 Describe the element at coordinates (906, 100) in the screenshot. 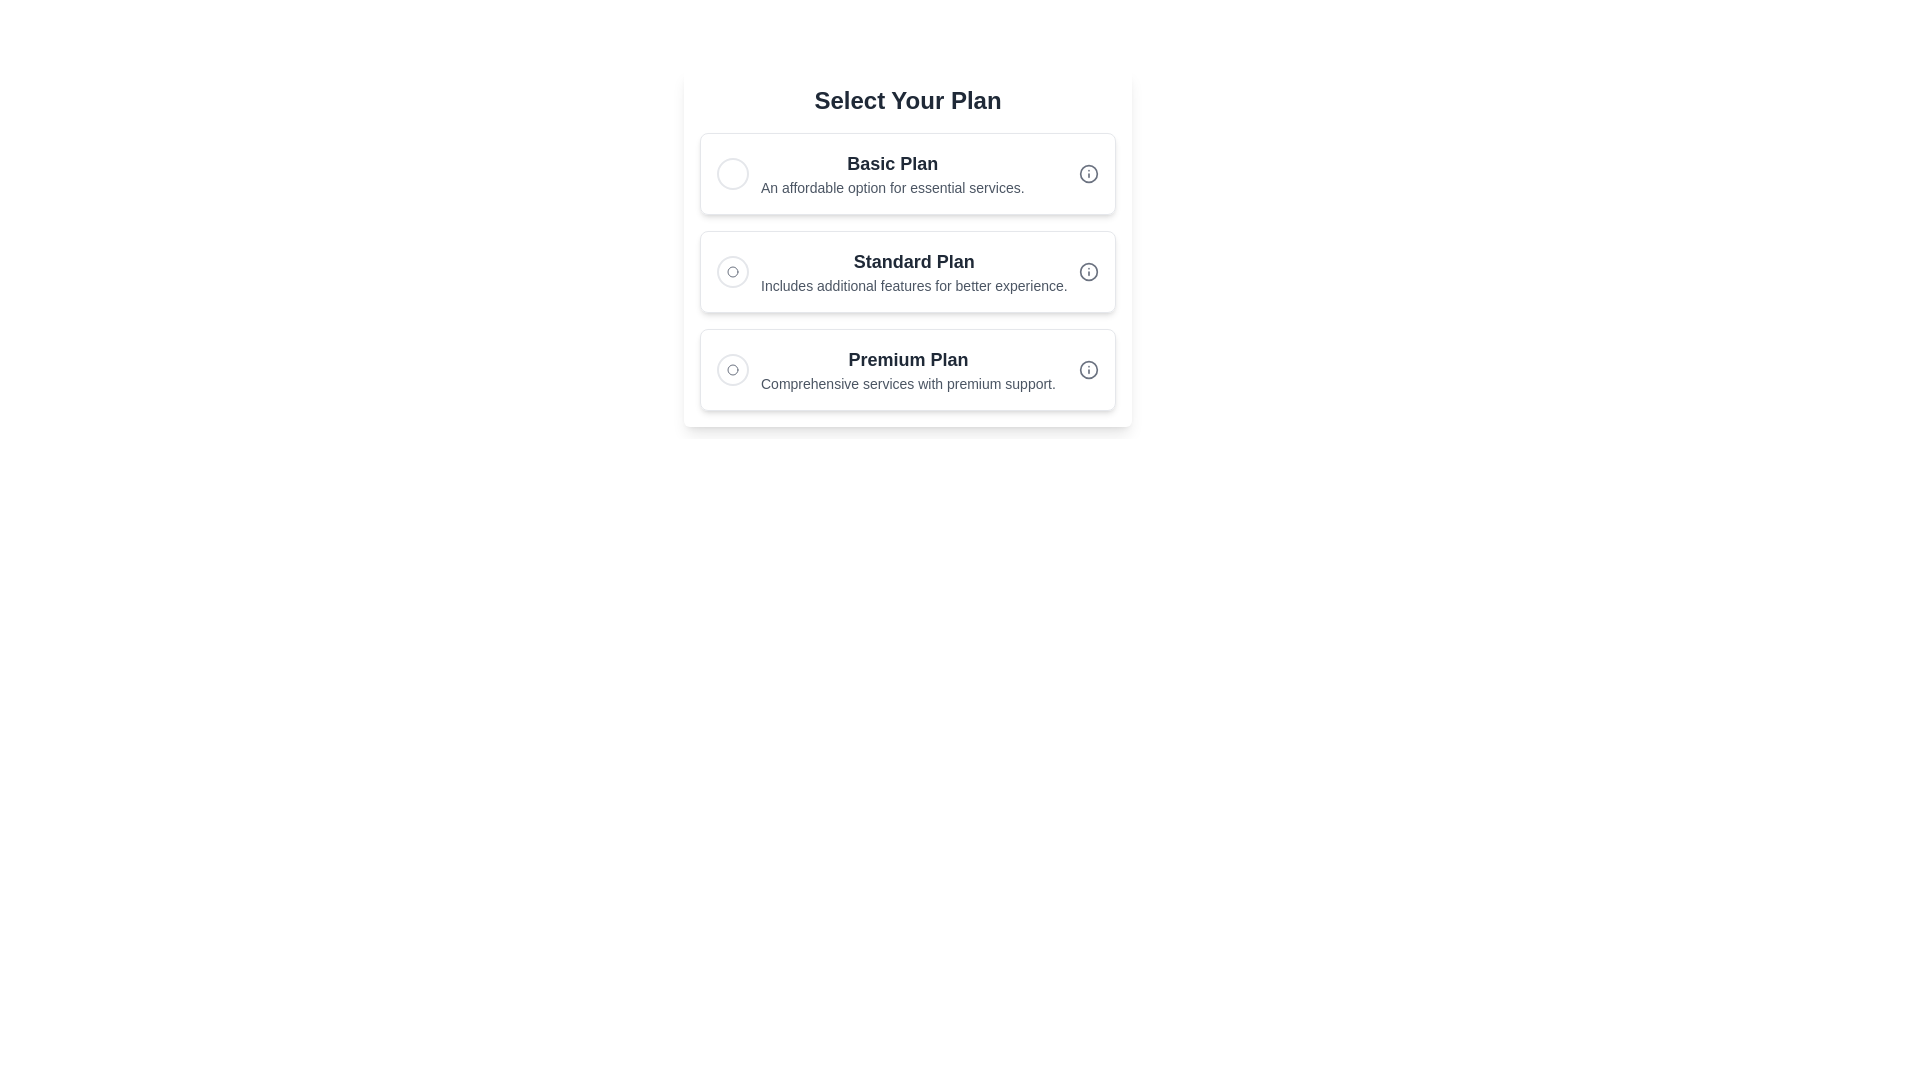

I see `the Text header located at the top of the section, which serves as a title for the options 'Basic Plan', 'Standard Plan', and 'Premium Plan'` at that location.